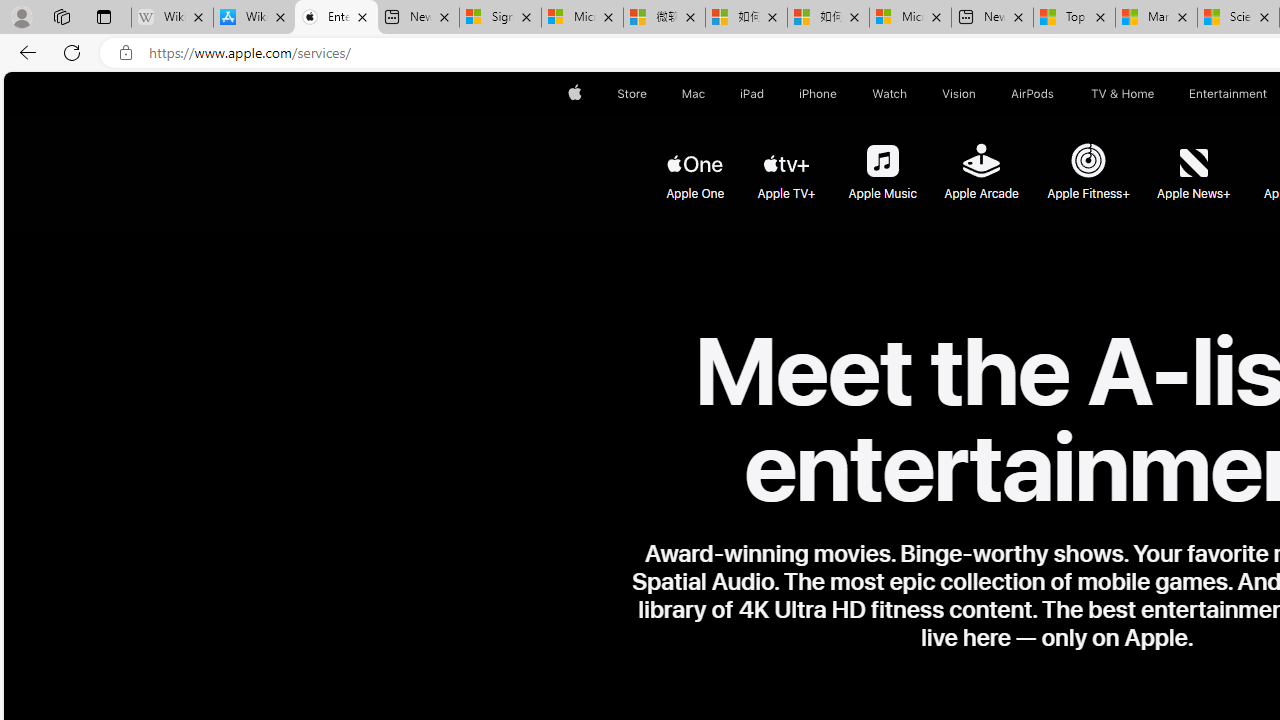 The image size is (1280, 720). I want to click on 'Apple', so click(573, 93).